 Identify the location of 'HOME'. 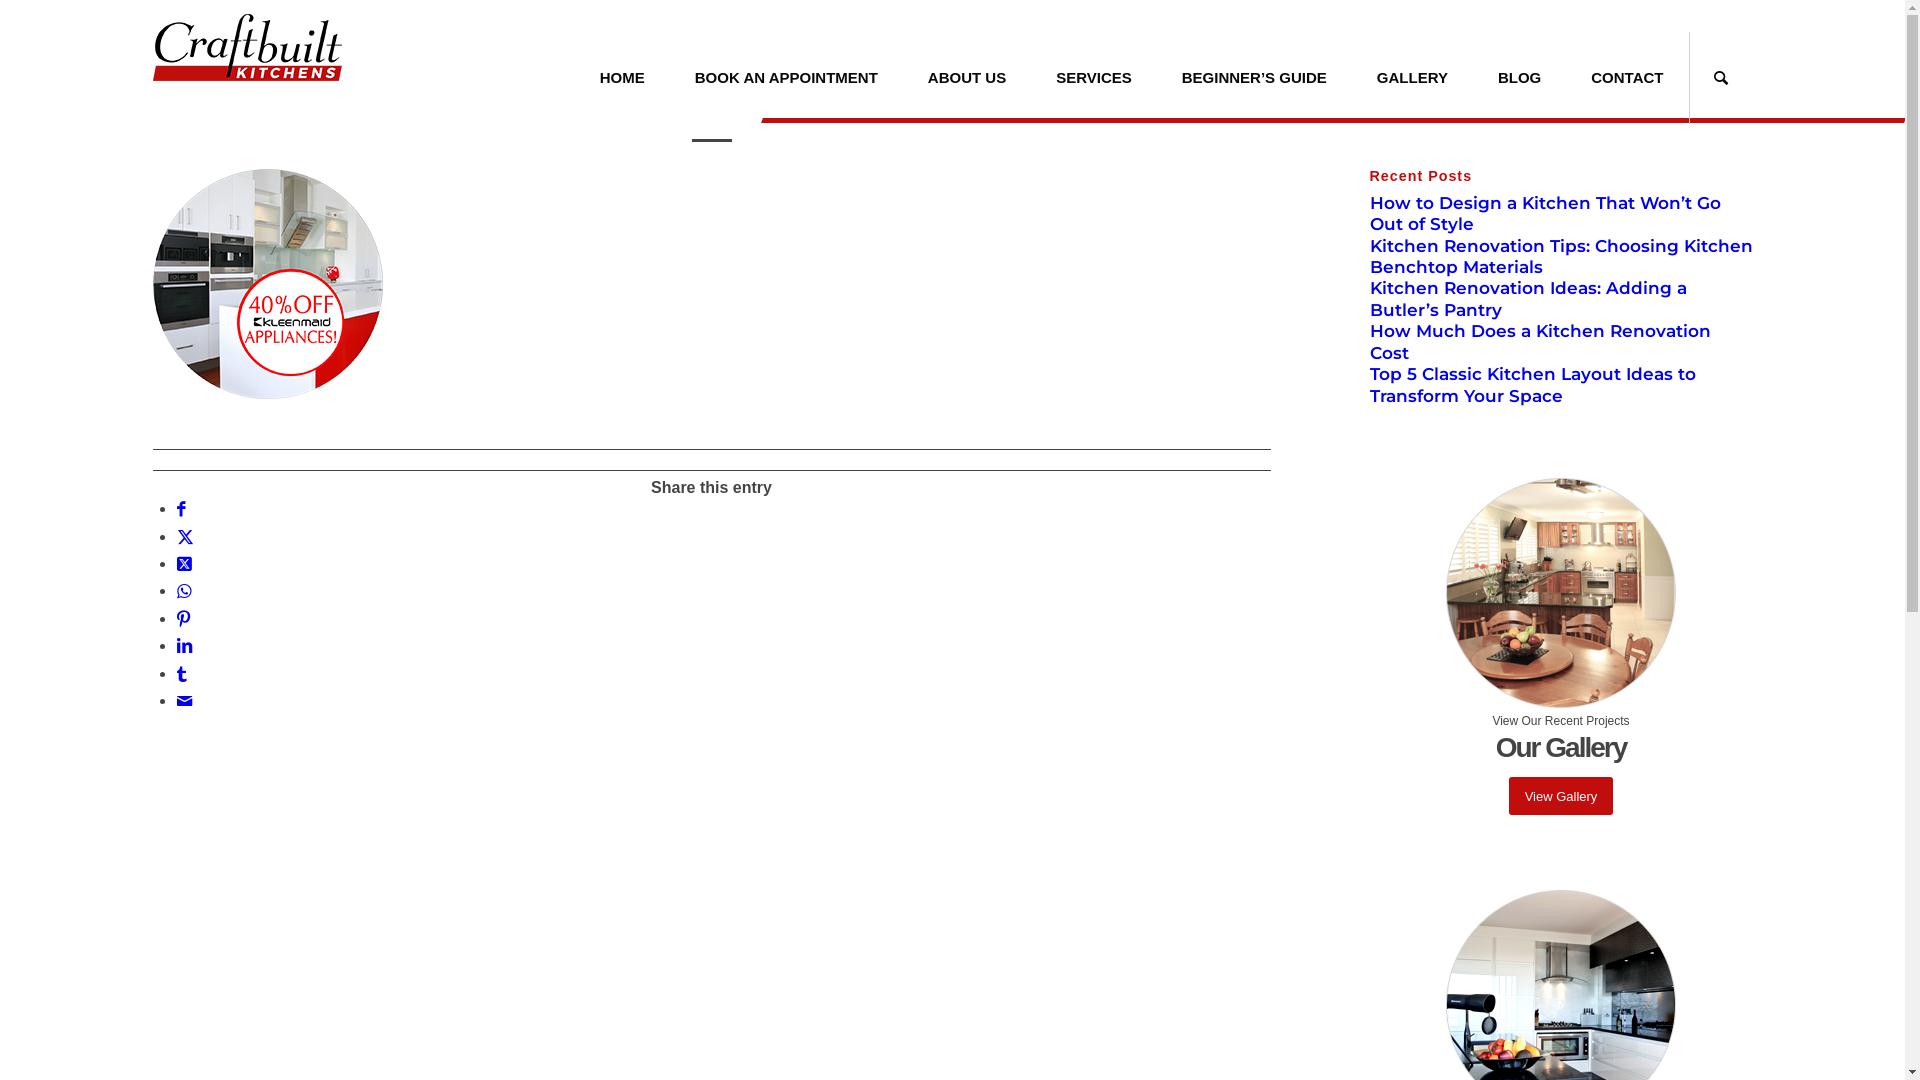
(621, 76).